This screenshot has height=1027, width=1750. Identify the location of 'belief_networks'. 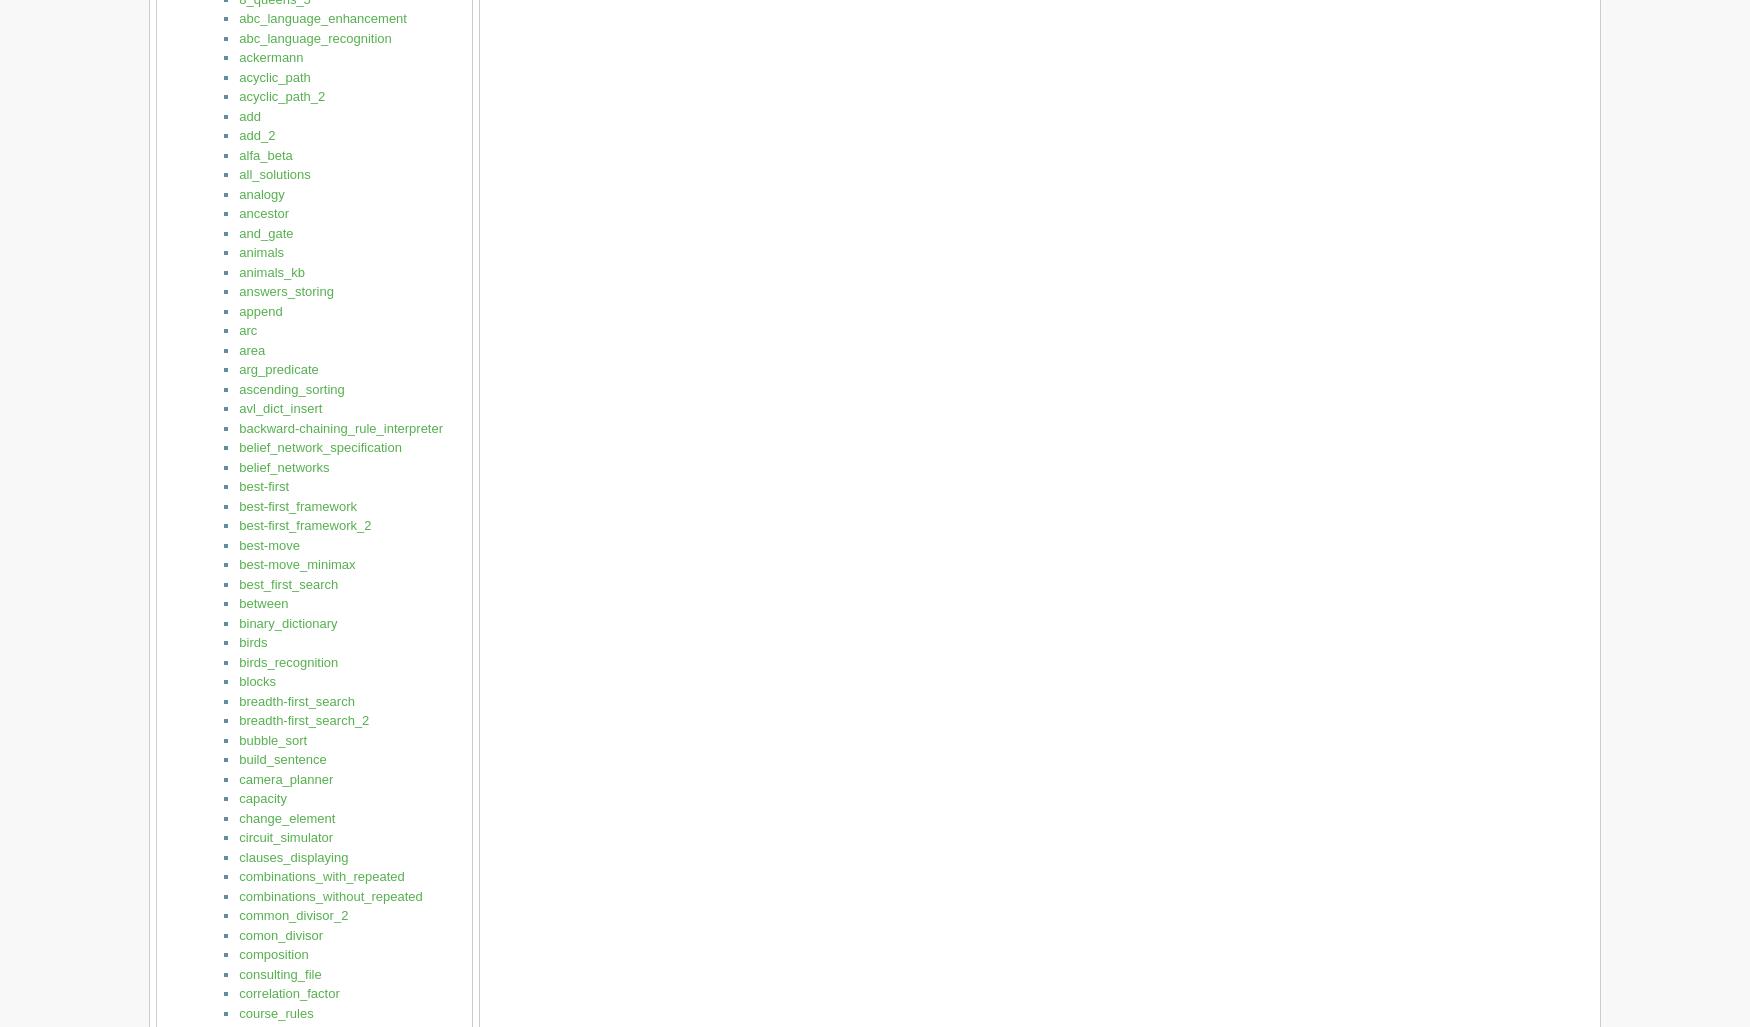
(283, 466).